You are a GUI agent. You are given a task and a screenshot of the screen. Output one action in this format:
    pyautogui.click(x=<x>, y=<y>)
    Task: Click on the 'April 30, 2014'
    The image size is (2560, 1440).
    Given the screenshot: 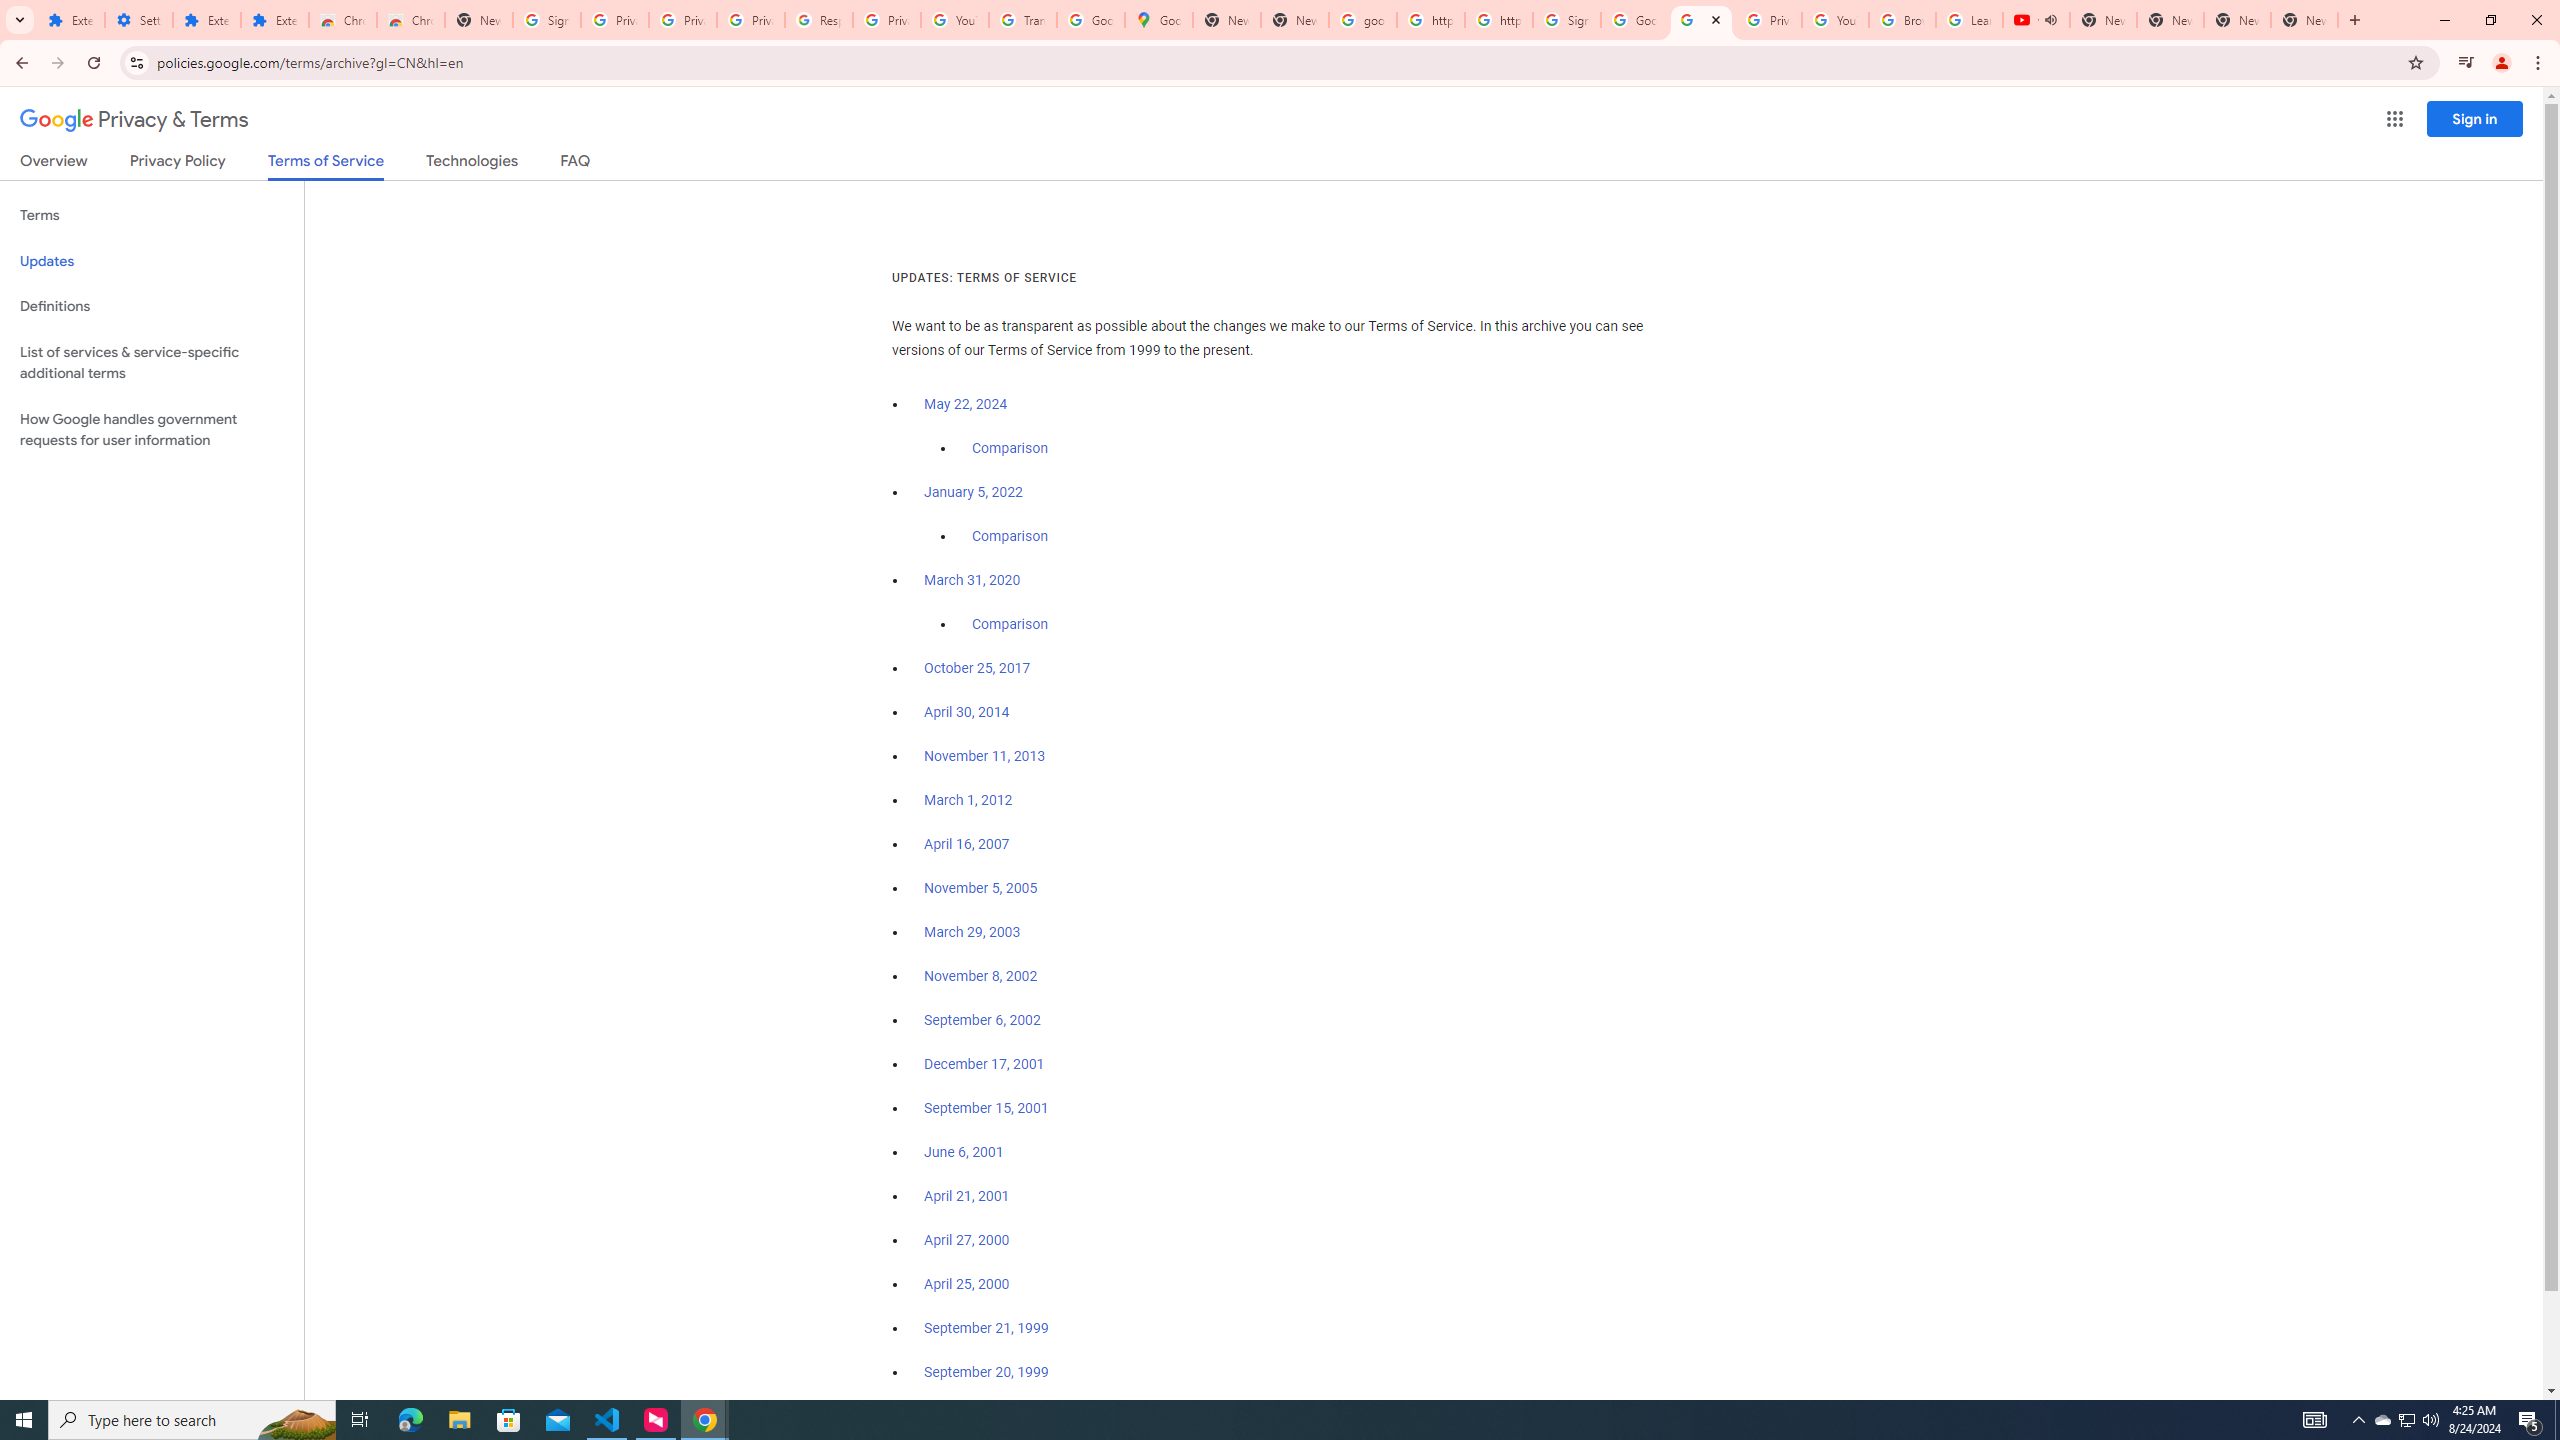 What is the action you would take?
    pyautogui.click(x=966, y=712)
    